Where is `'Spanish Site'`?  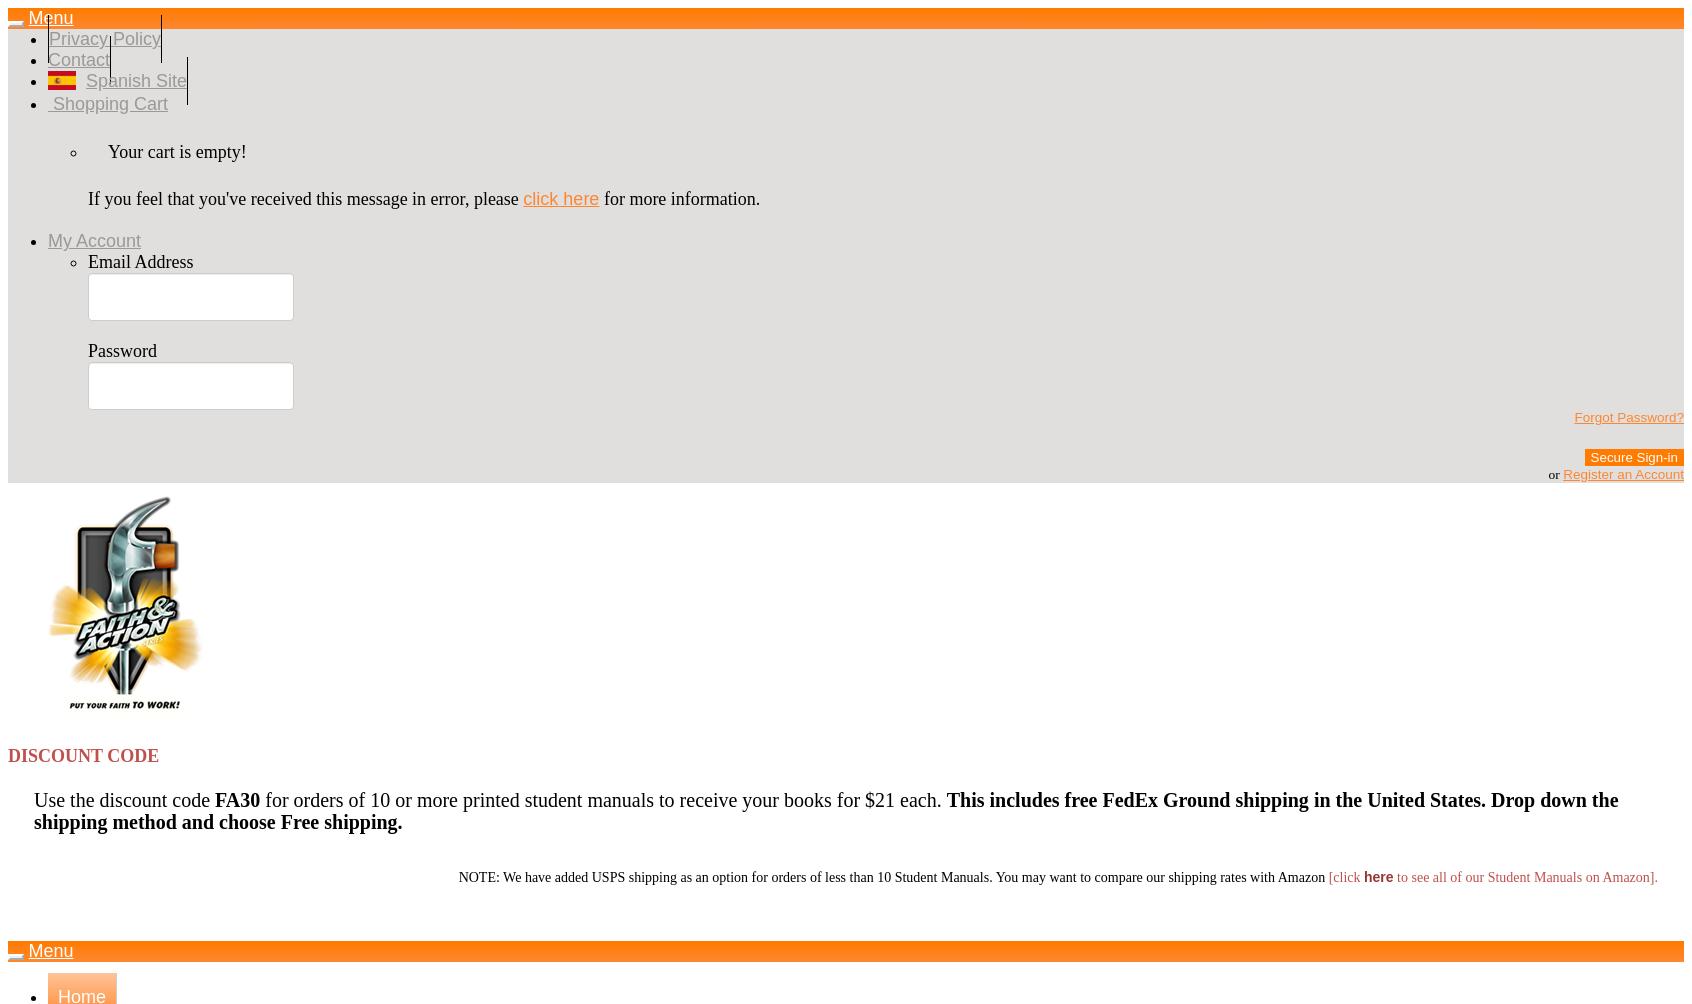 'Spanish Site' is located at coordinates (136, 81).